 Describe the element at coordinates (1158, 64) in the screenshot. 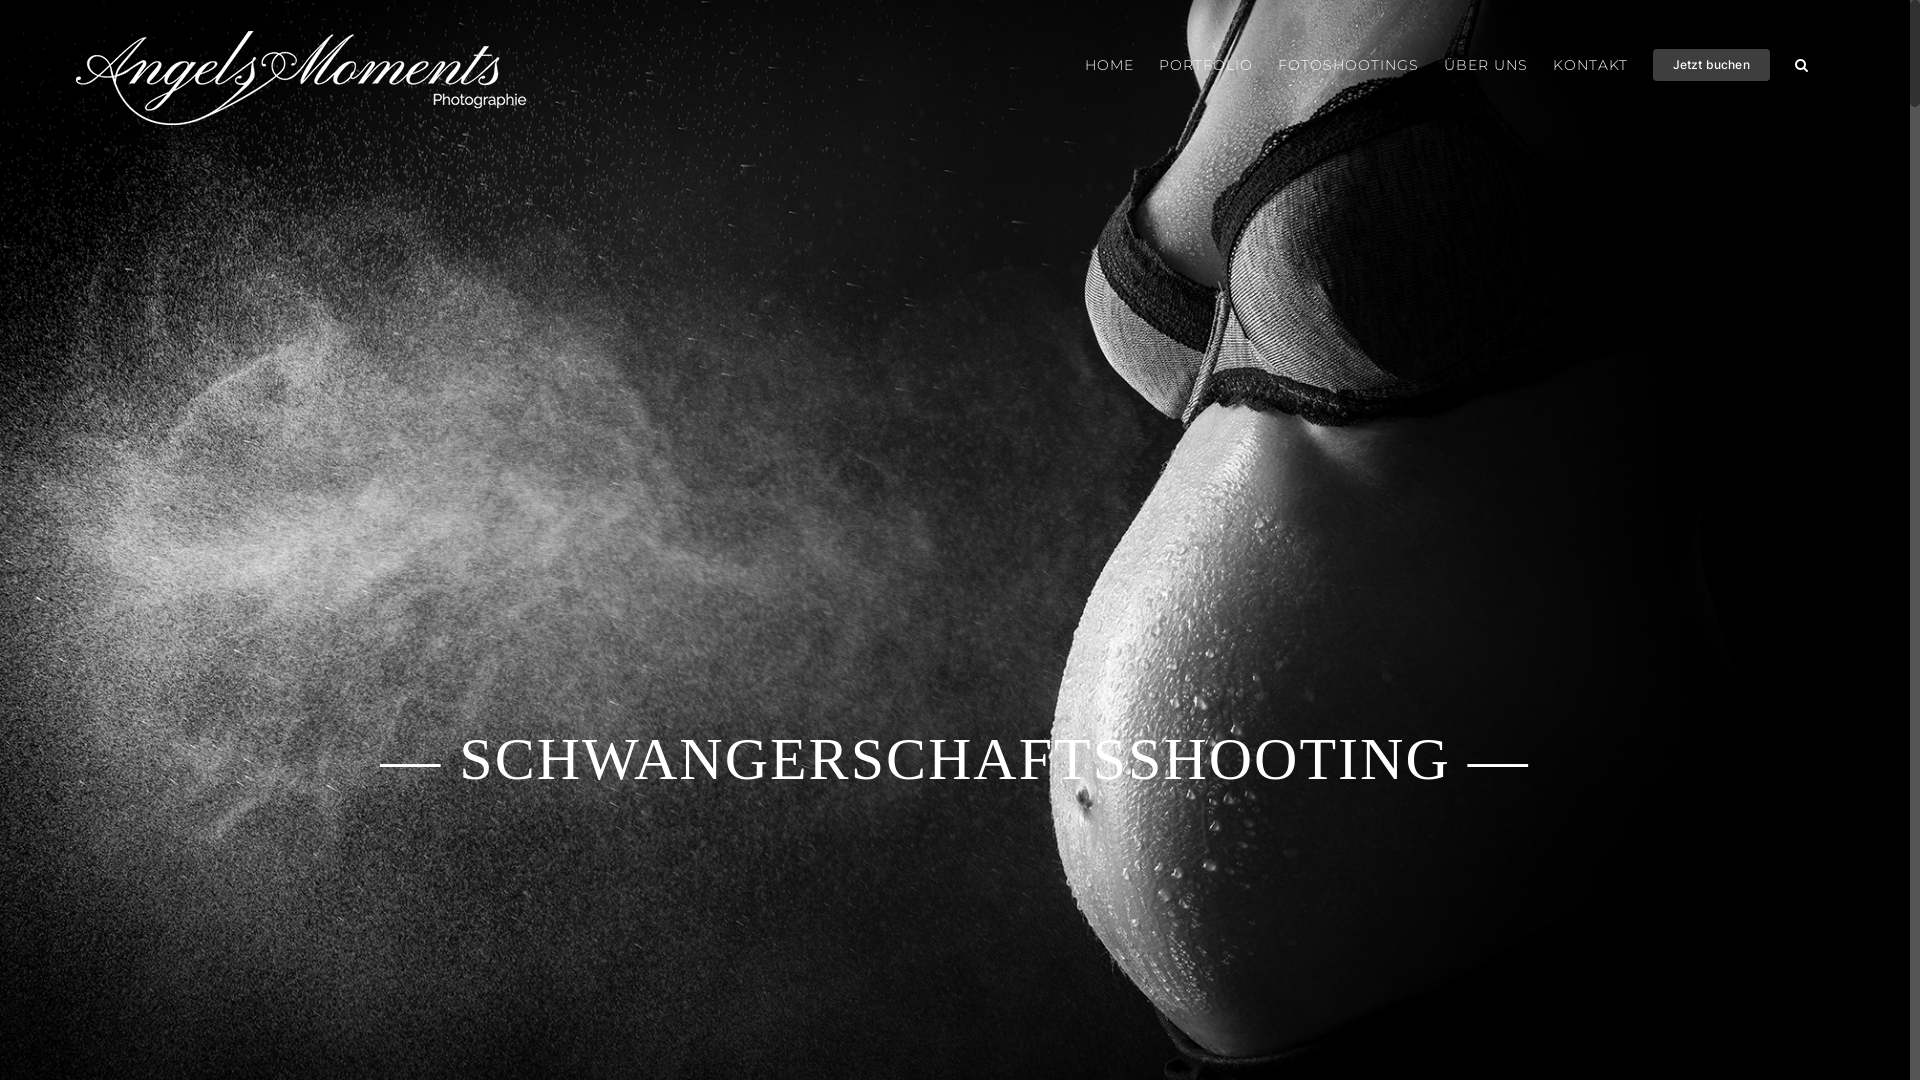

I see `'PORTFOLIO'` at that location.